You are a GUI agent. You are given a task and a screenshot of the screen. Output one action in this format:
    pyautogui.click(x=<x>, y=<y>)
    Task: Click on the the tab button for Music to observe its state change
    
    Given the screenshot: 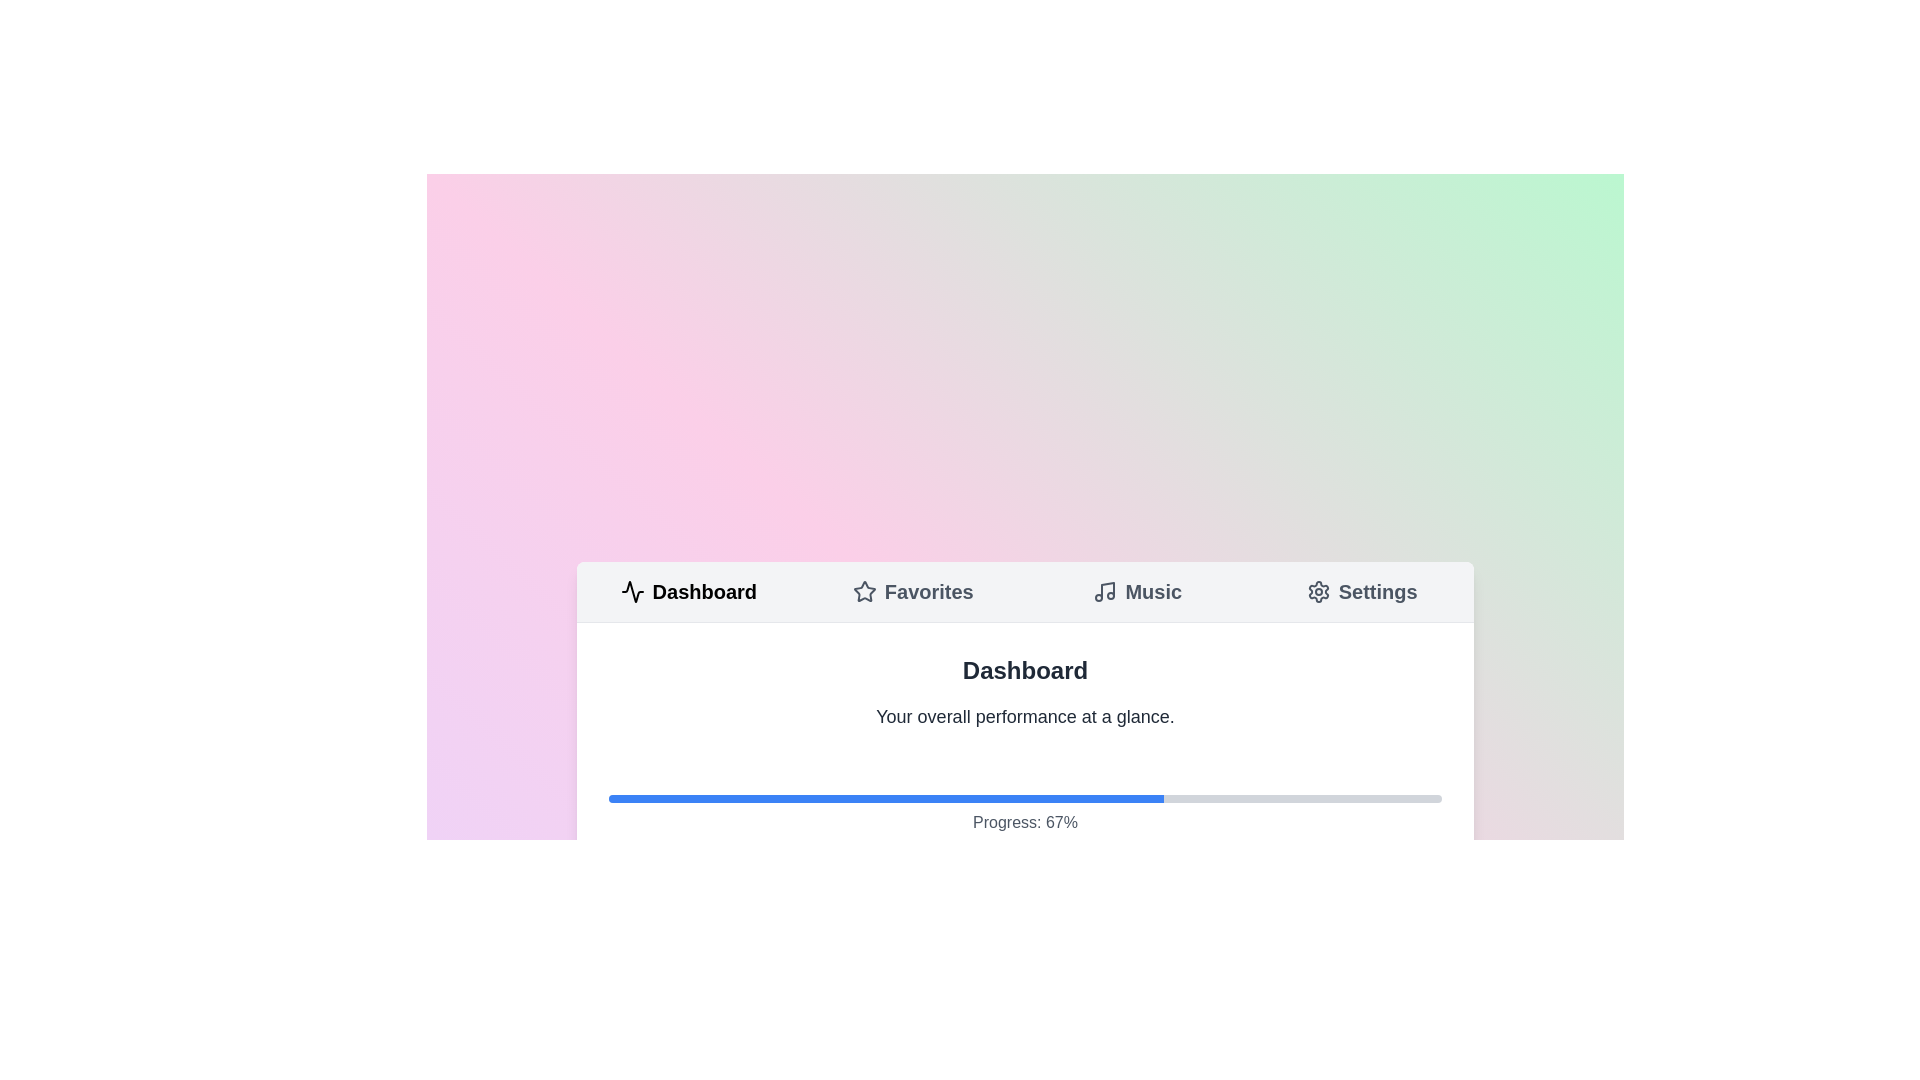 What is the action you would take?
    pyautogui.click(x=1137, y=590)
    